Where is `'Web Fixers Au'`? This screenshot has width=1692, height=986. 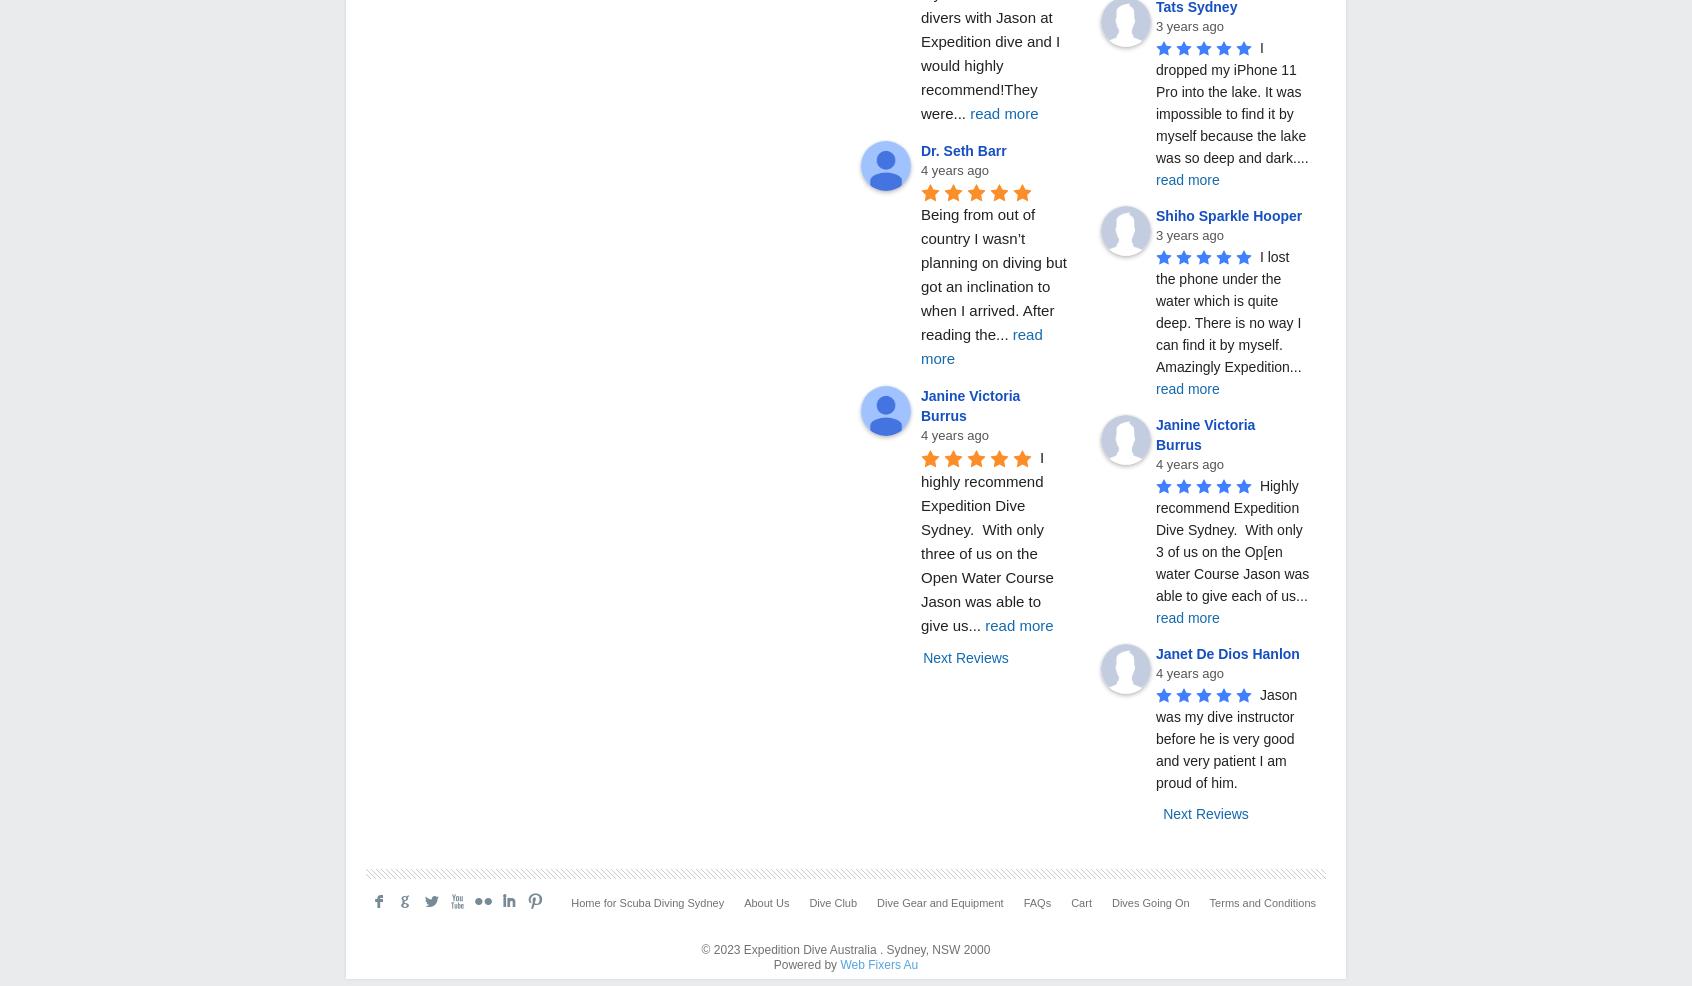
'Web Fixers Au' is located at coordinates (877, 964).